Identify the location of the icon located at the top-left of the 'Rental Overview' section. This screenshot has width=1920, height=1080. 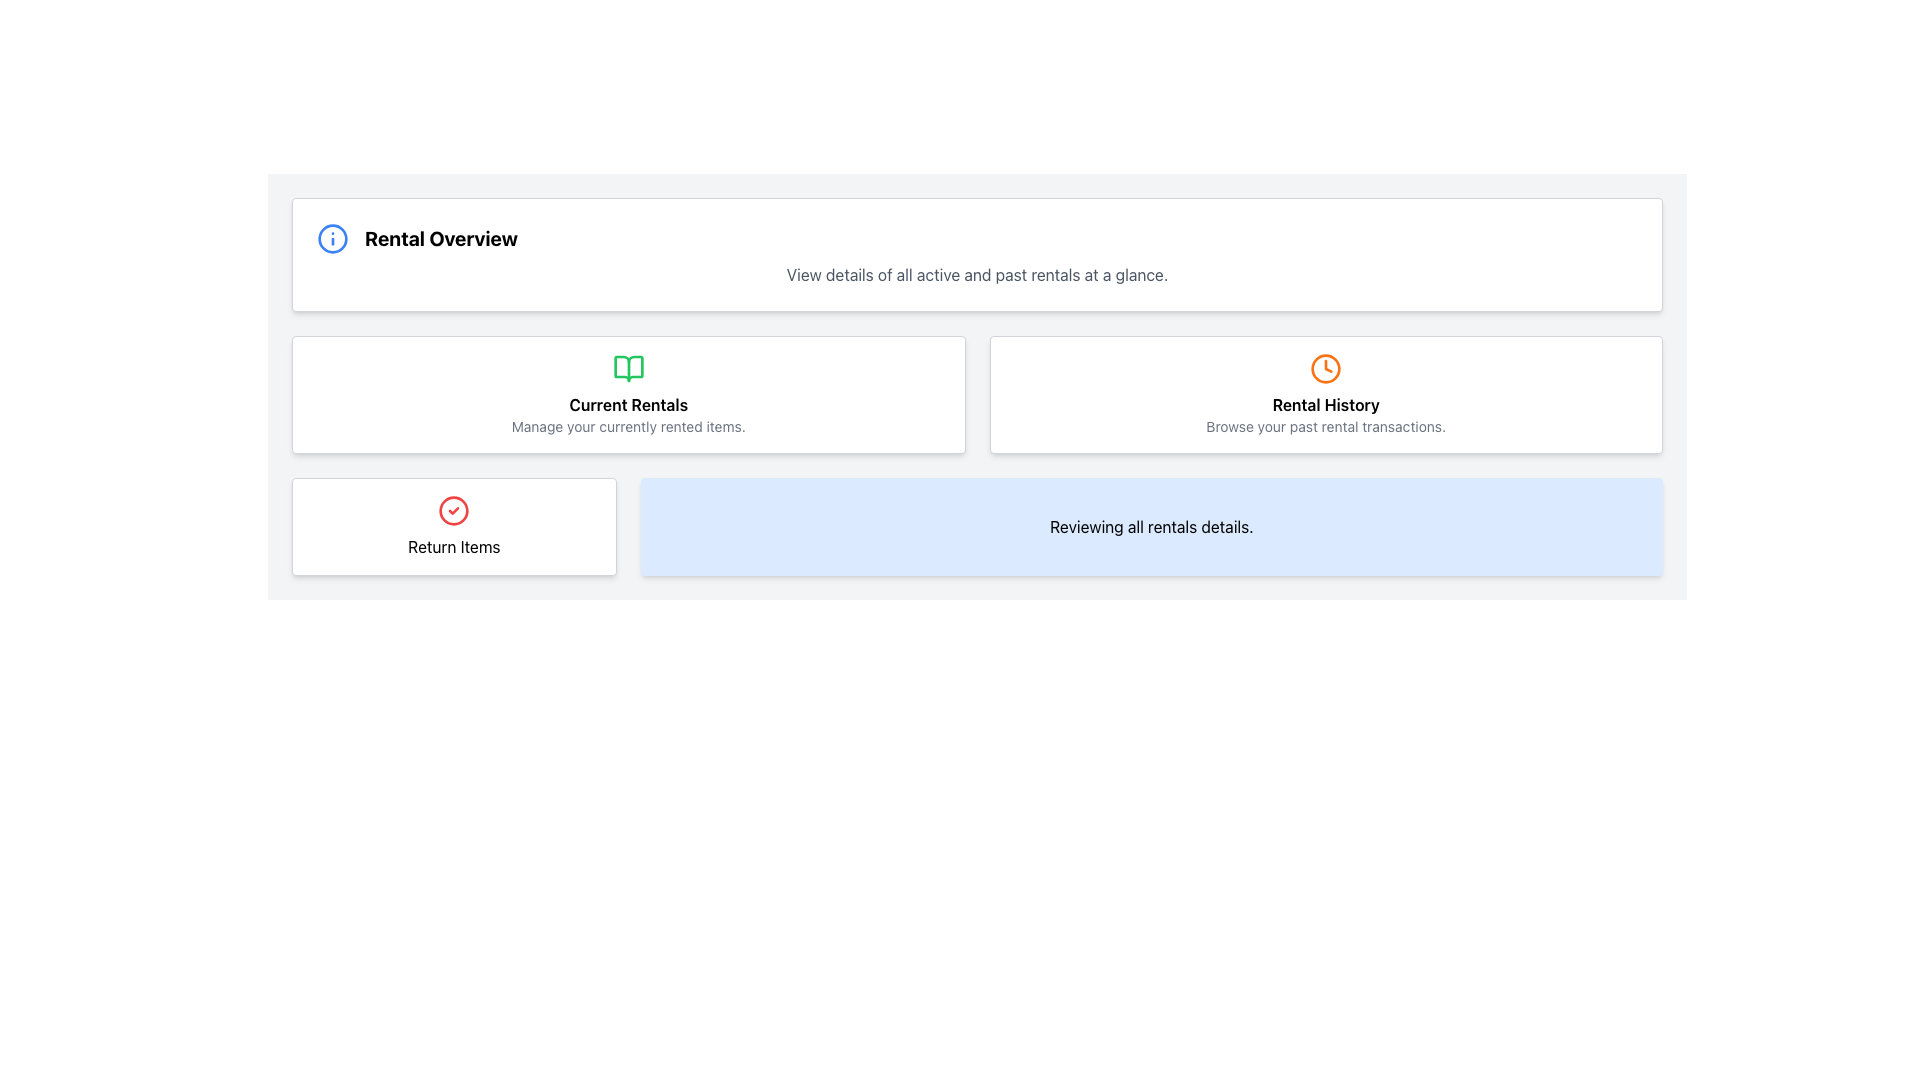
(332, 238).